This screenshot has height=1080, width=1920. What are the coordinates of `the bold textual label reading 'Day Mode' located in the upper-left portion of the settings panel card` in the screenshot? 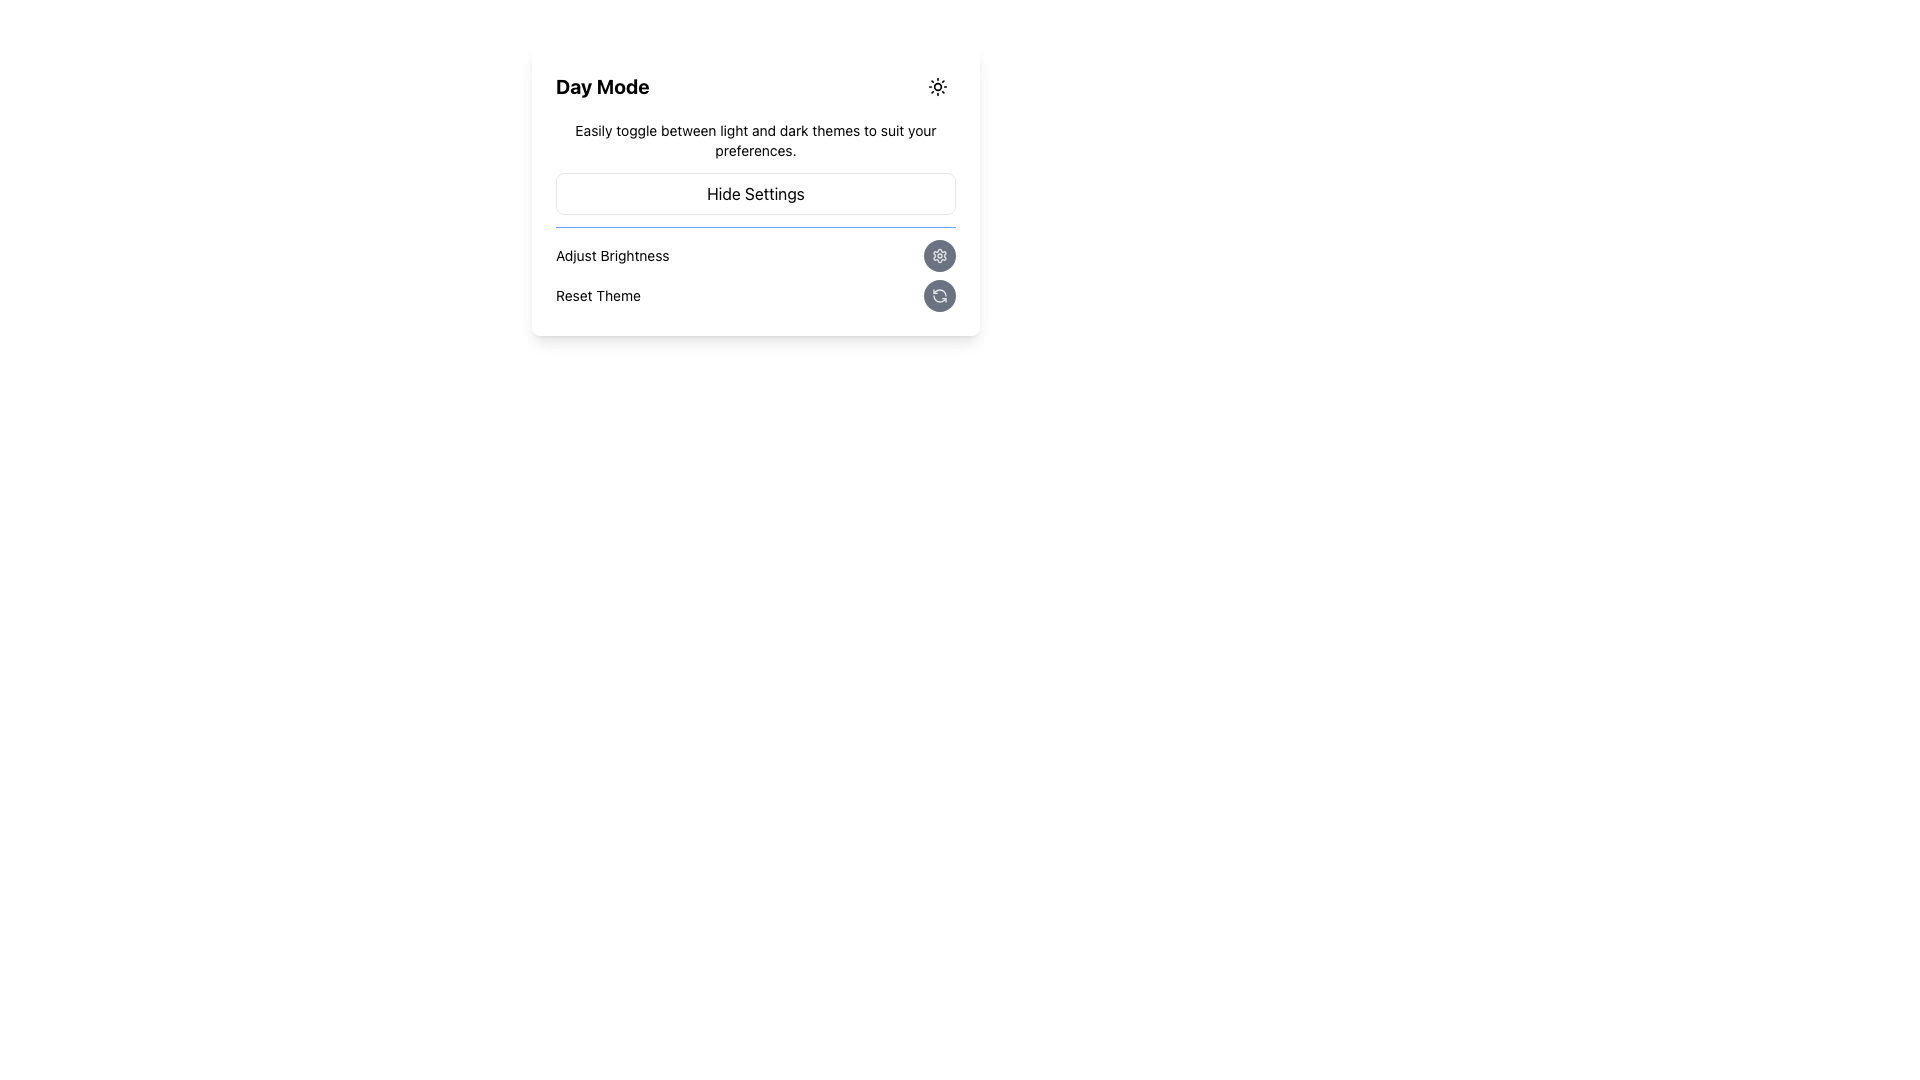 It's located at (601, 86).